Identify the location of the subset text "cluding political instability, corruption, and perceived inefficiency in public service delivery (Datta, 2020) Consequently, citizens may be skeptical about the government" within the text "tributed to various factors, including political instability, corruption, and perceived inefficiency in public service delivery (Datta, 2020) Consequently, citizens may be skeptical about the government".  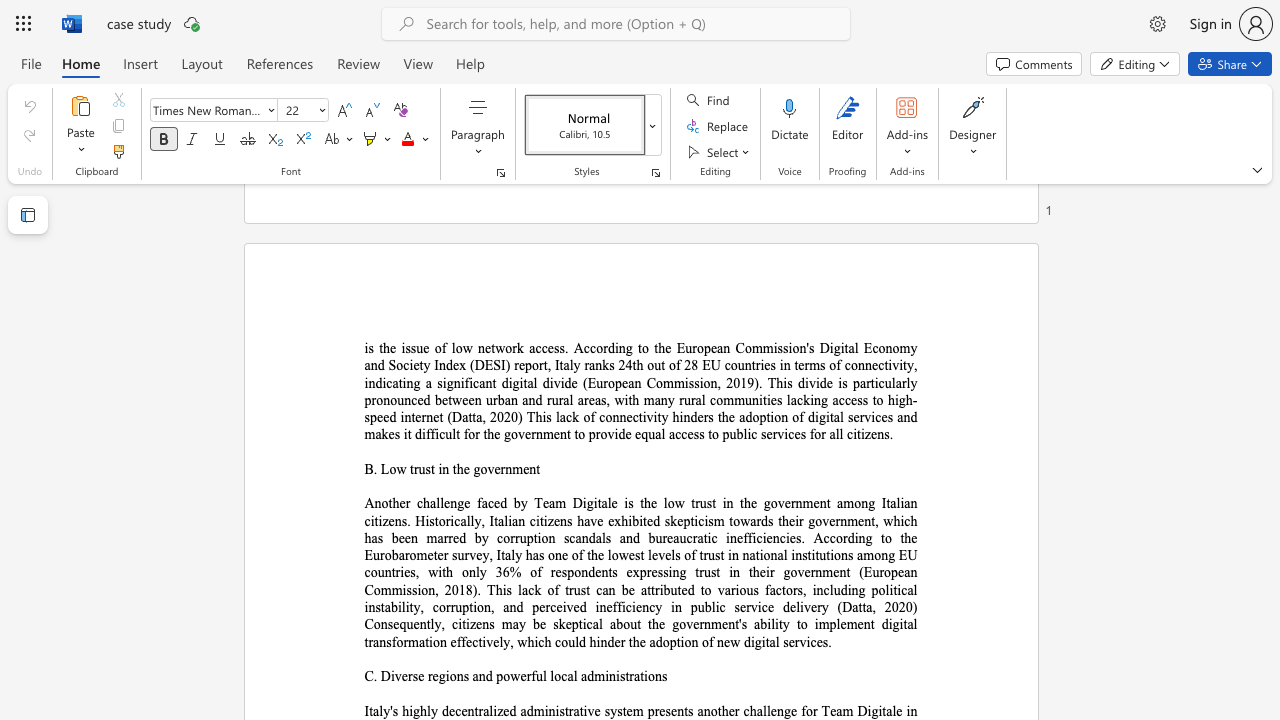
(823, 589).